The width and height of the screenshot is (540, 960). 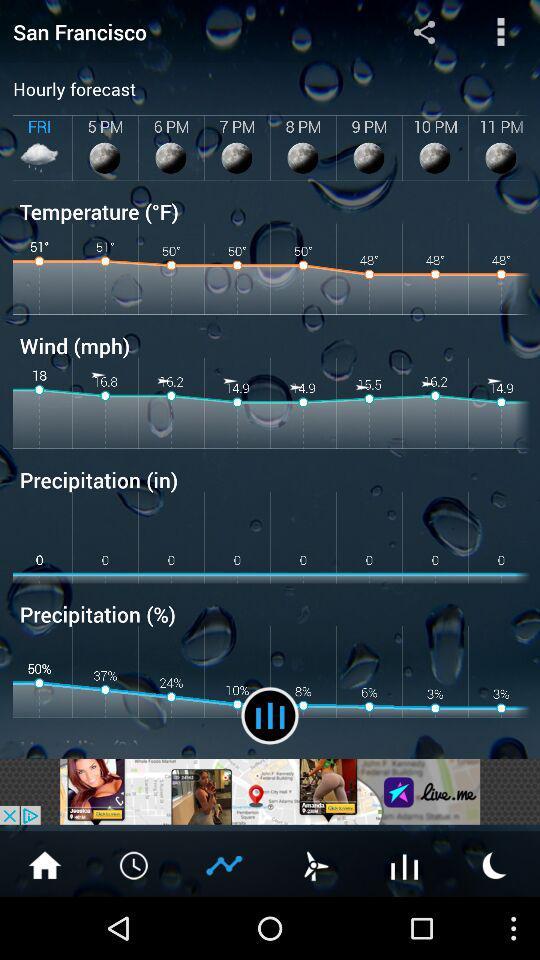 I want to click on the time icon, so click(x=135, y=925).